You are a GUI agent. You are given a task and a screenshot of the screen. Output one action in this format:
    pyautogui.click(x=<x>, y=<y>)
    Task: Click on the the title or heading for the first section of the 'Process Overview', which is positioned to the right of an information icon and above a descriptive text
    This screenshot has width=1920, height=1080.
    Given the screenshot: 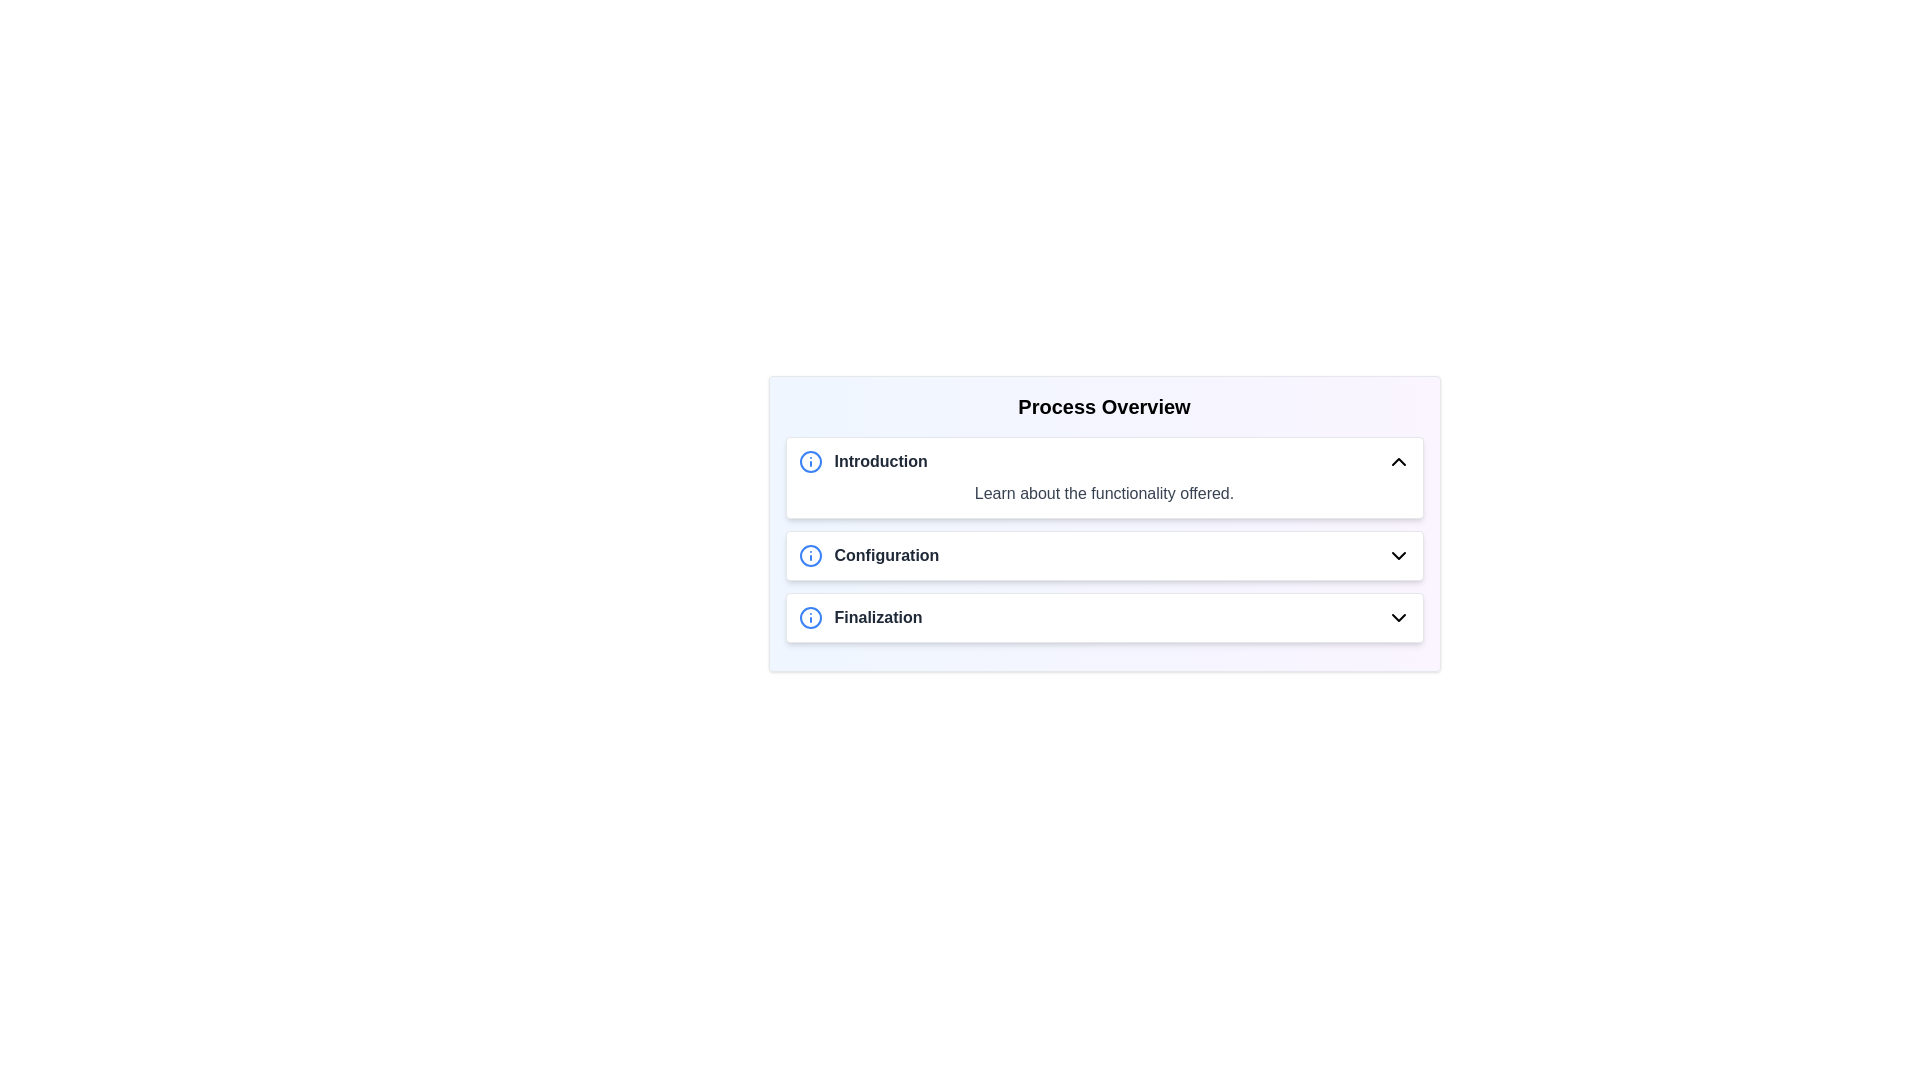 What is the action you would take?
    pyautogui.click(x=880, y=462)
    